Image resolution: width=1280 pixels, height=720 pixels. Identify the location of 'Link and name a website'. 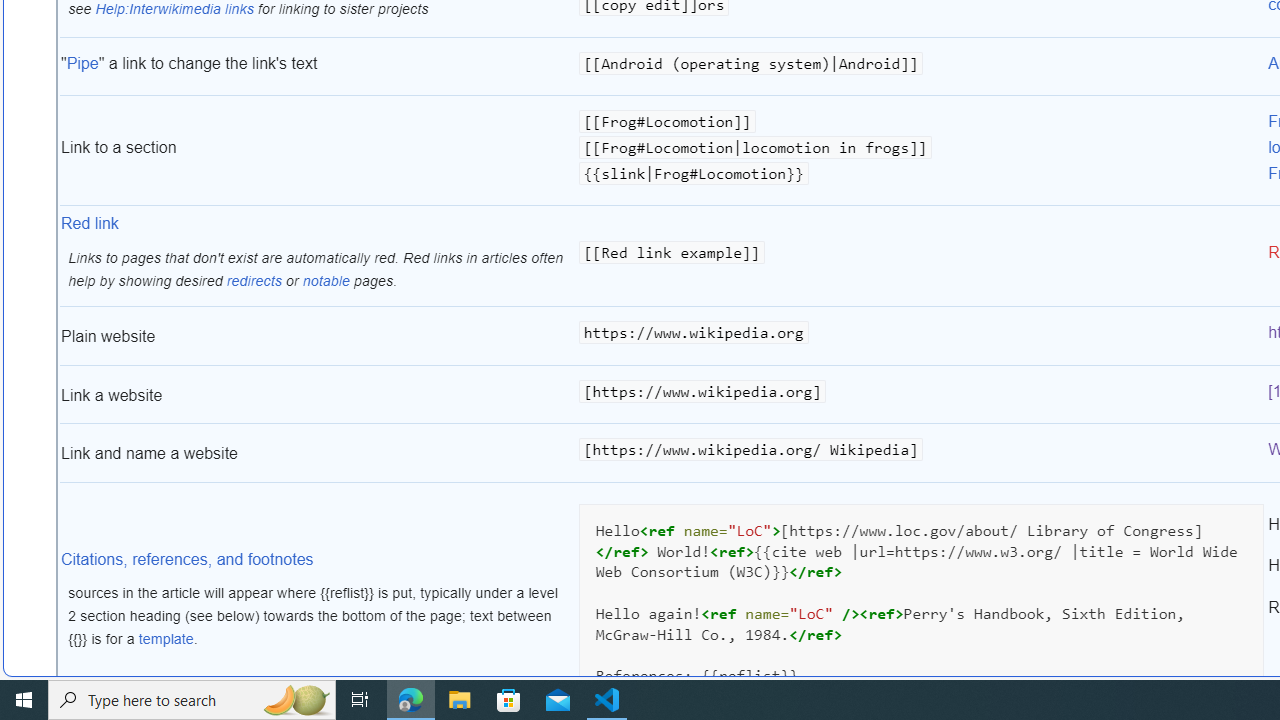
(317, 453).